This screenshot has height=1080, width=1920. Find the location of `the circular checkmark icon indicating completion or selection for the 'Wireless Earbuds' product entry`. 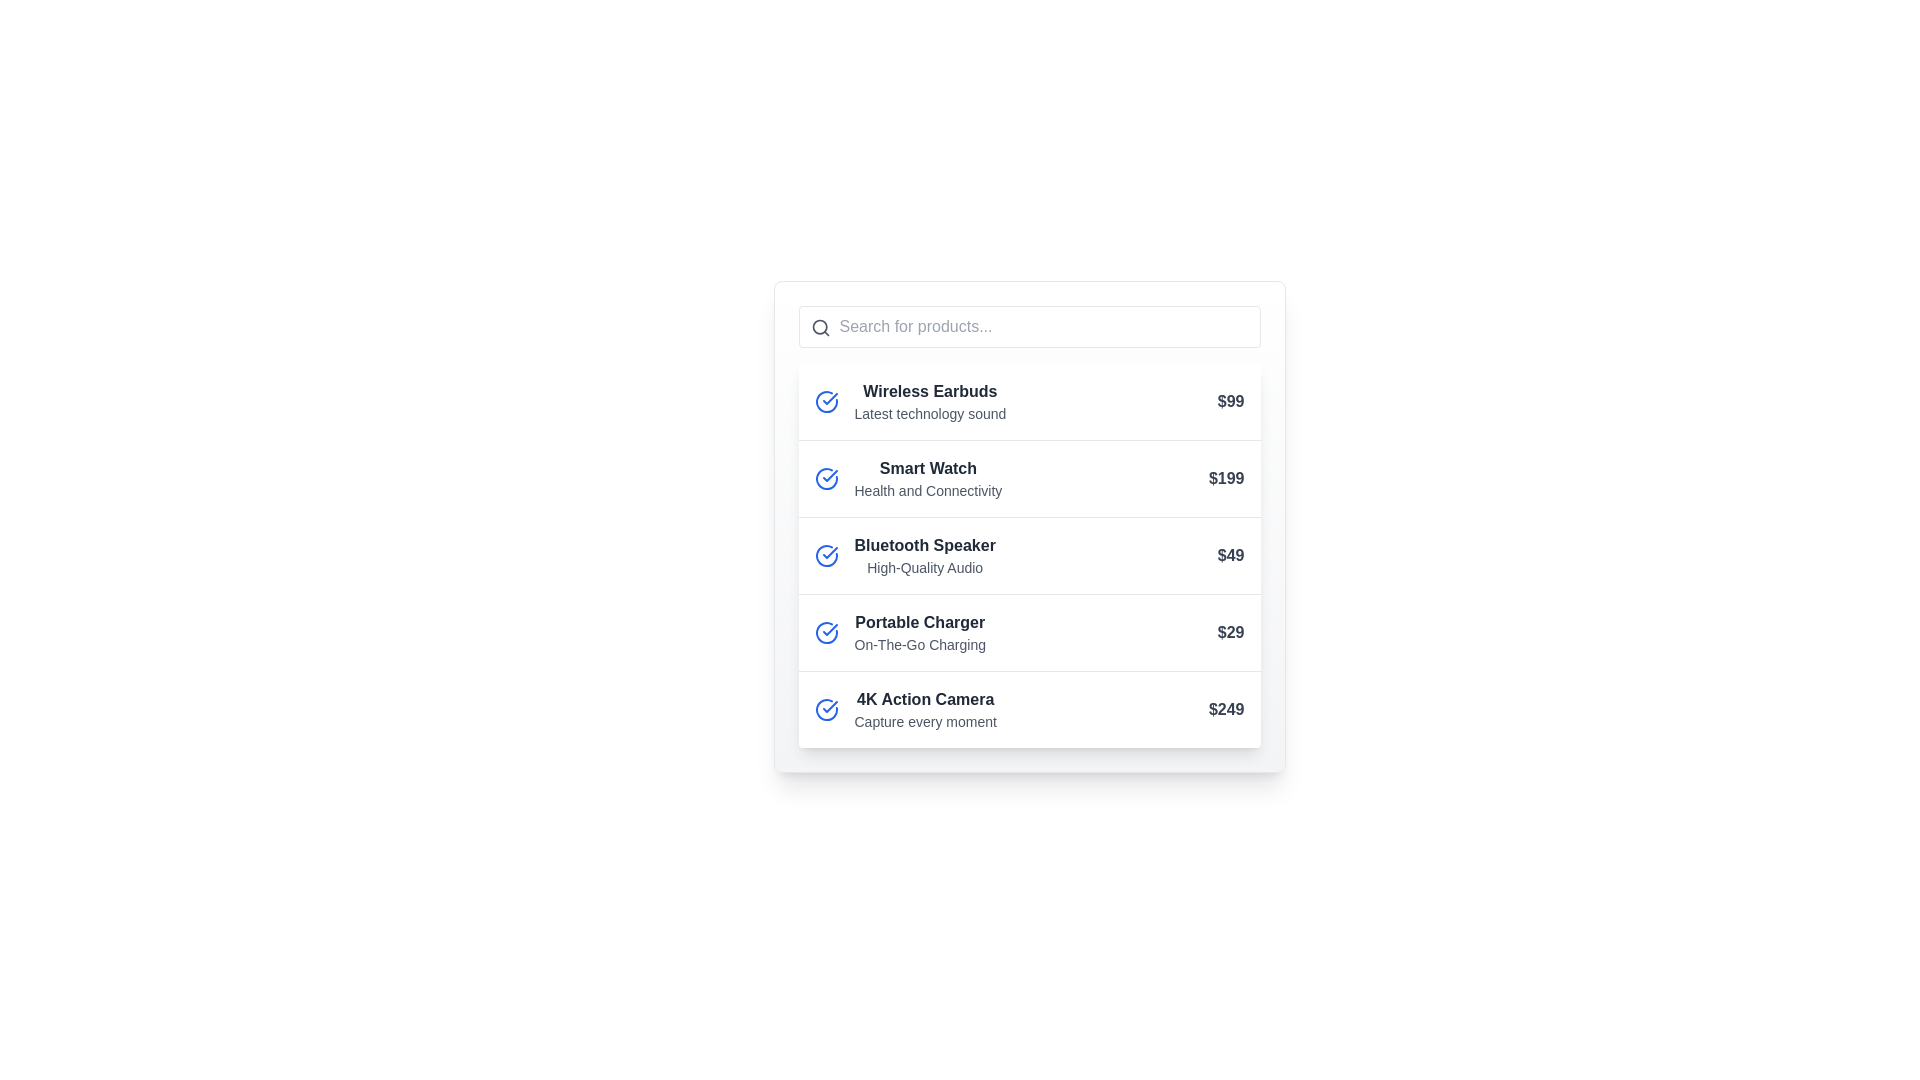

the circular checkmark icon indicating completion or selection for the 'Wireless Earbuds' product entry is located at coordinates (826, 401).